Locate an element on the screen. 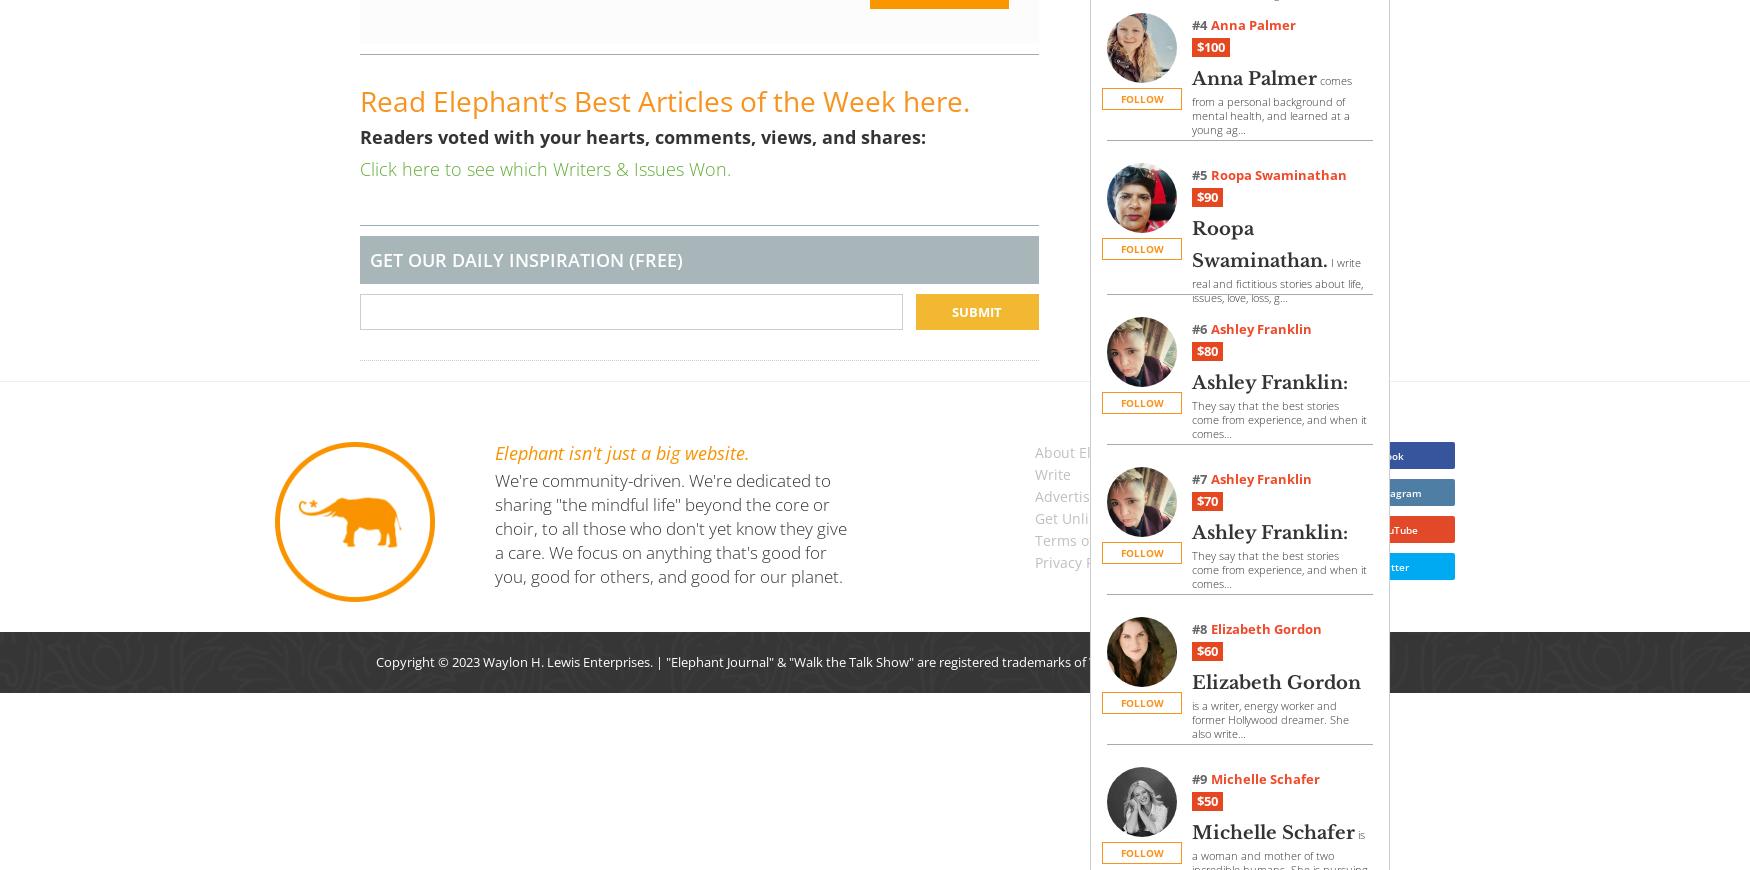  'Follow us on Twitter' is located at coordinates (1358, 565).